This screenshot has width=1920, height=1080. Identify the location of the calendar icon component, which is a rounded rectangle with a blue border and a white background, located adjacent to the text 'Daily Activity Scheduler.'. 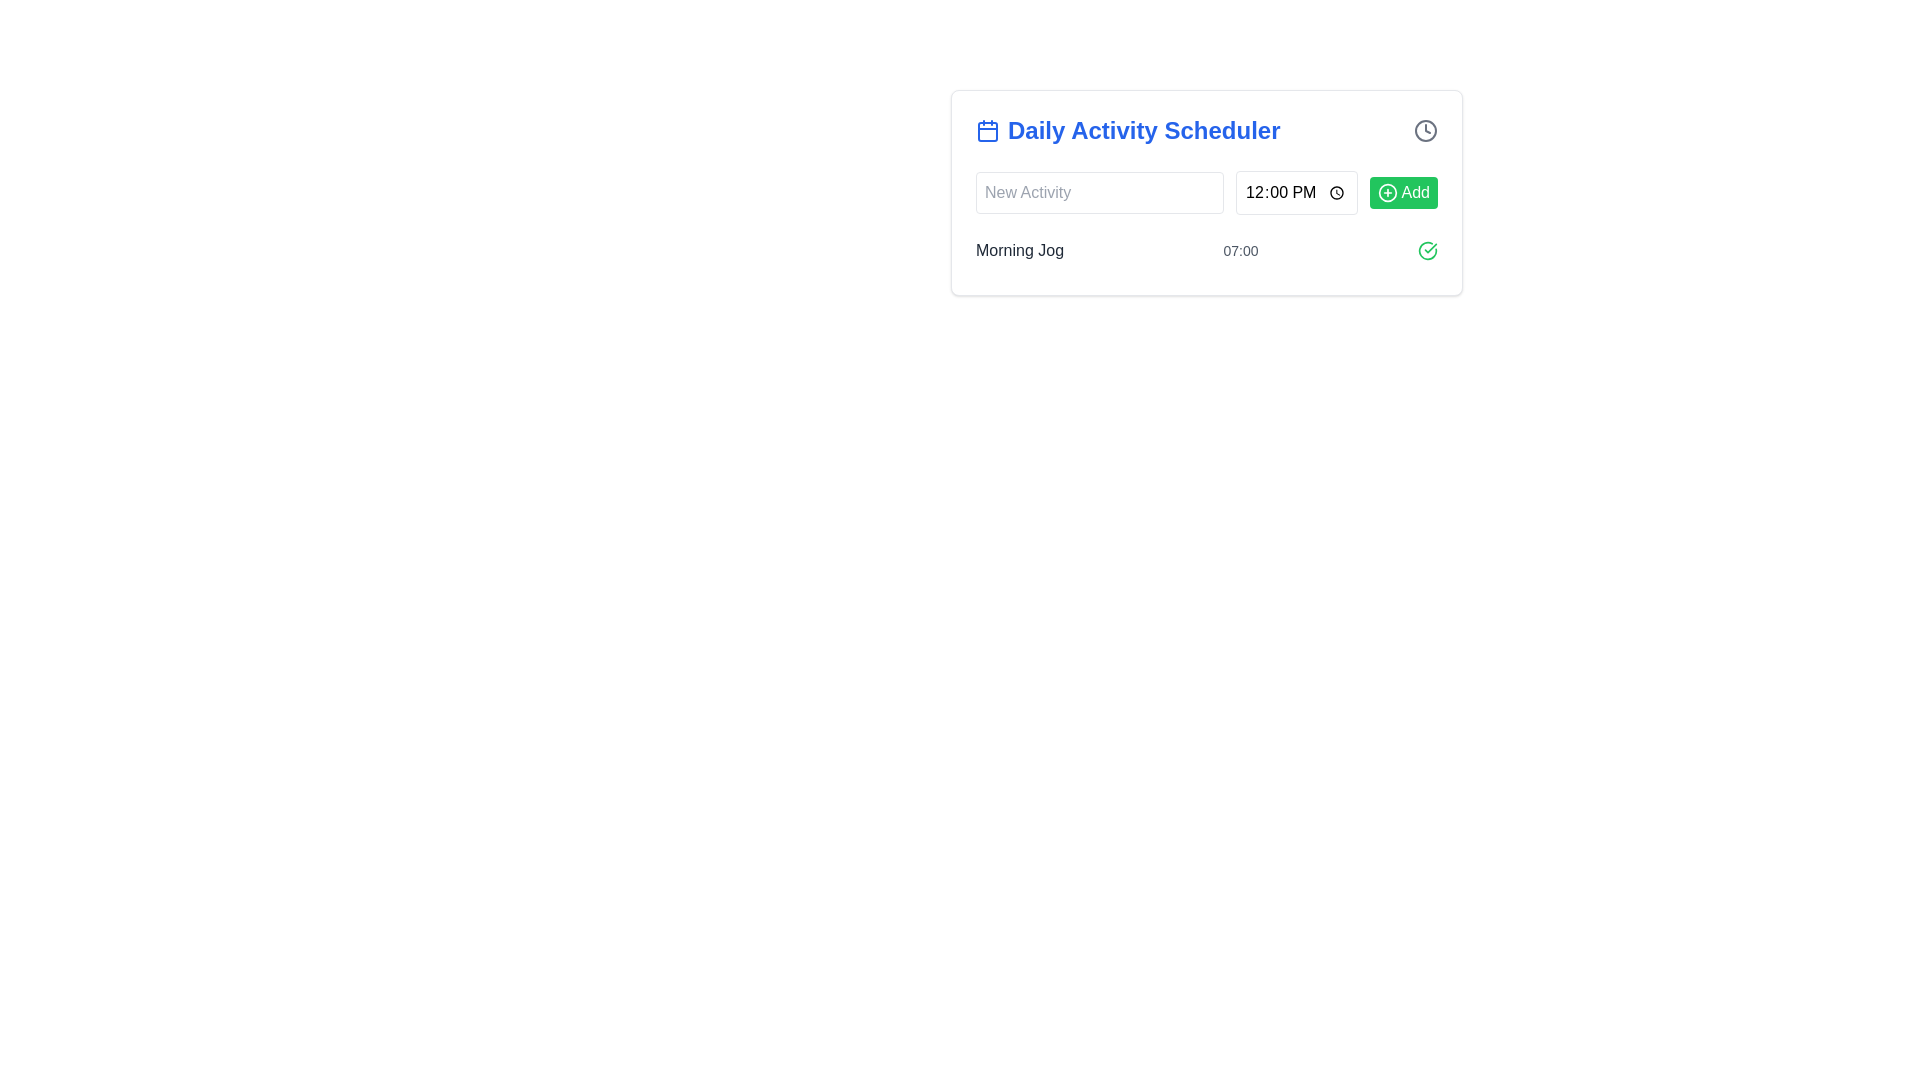
(988, 131).